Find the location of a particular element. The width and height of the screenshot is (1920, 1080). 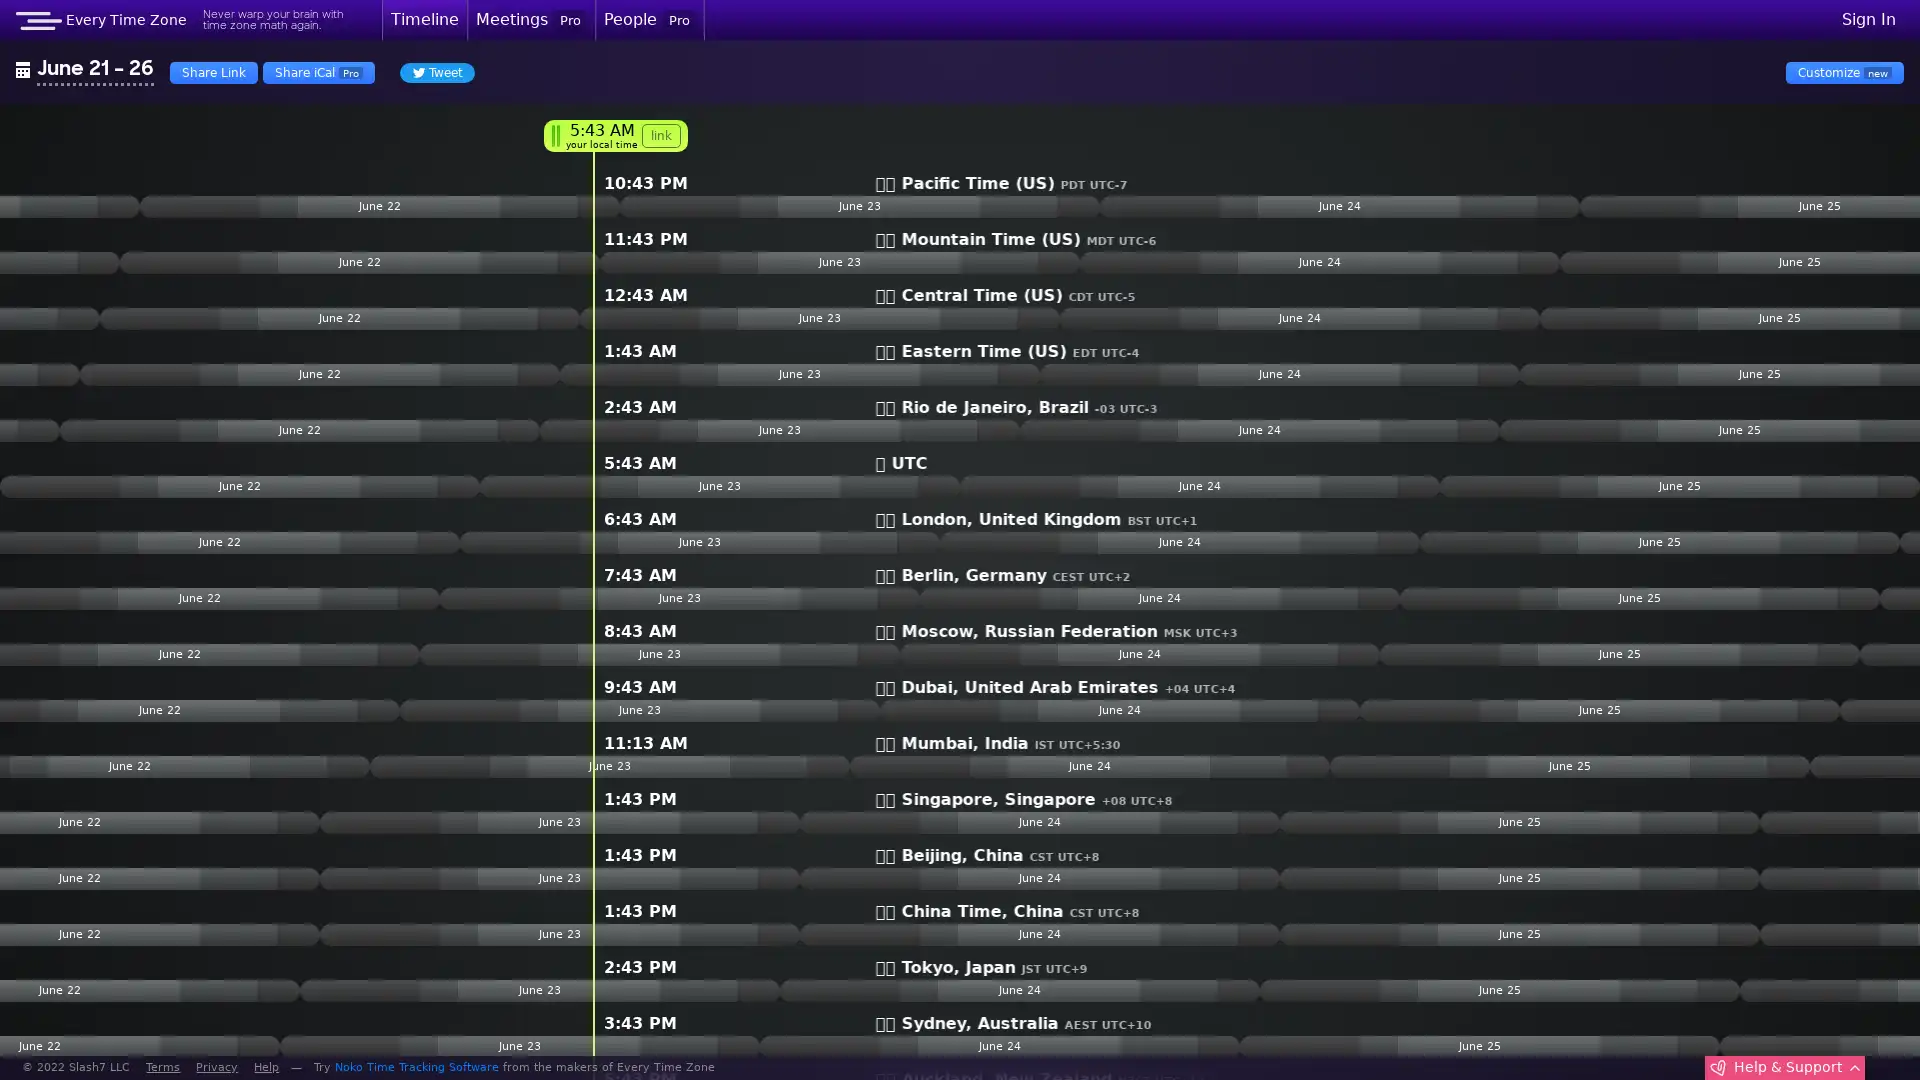

Share Link is located at coordinates (214, 71).